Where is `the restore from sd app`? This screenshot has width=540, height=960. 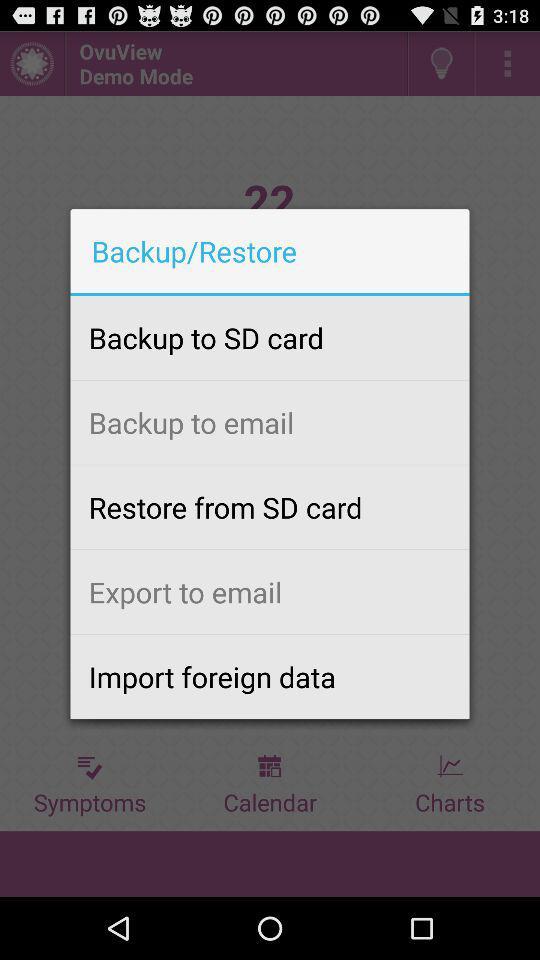
the restore from sd app is located at coordinates (270, 506).